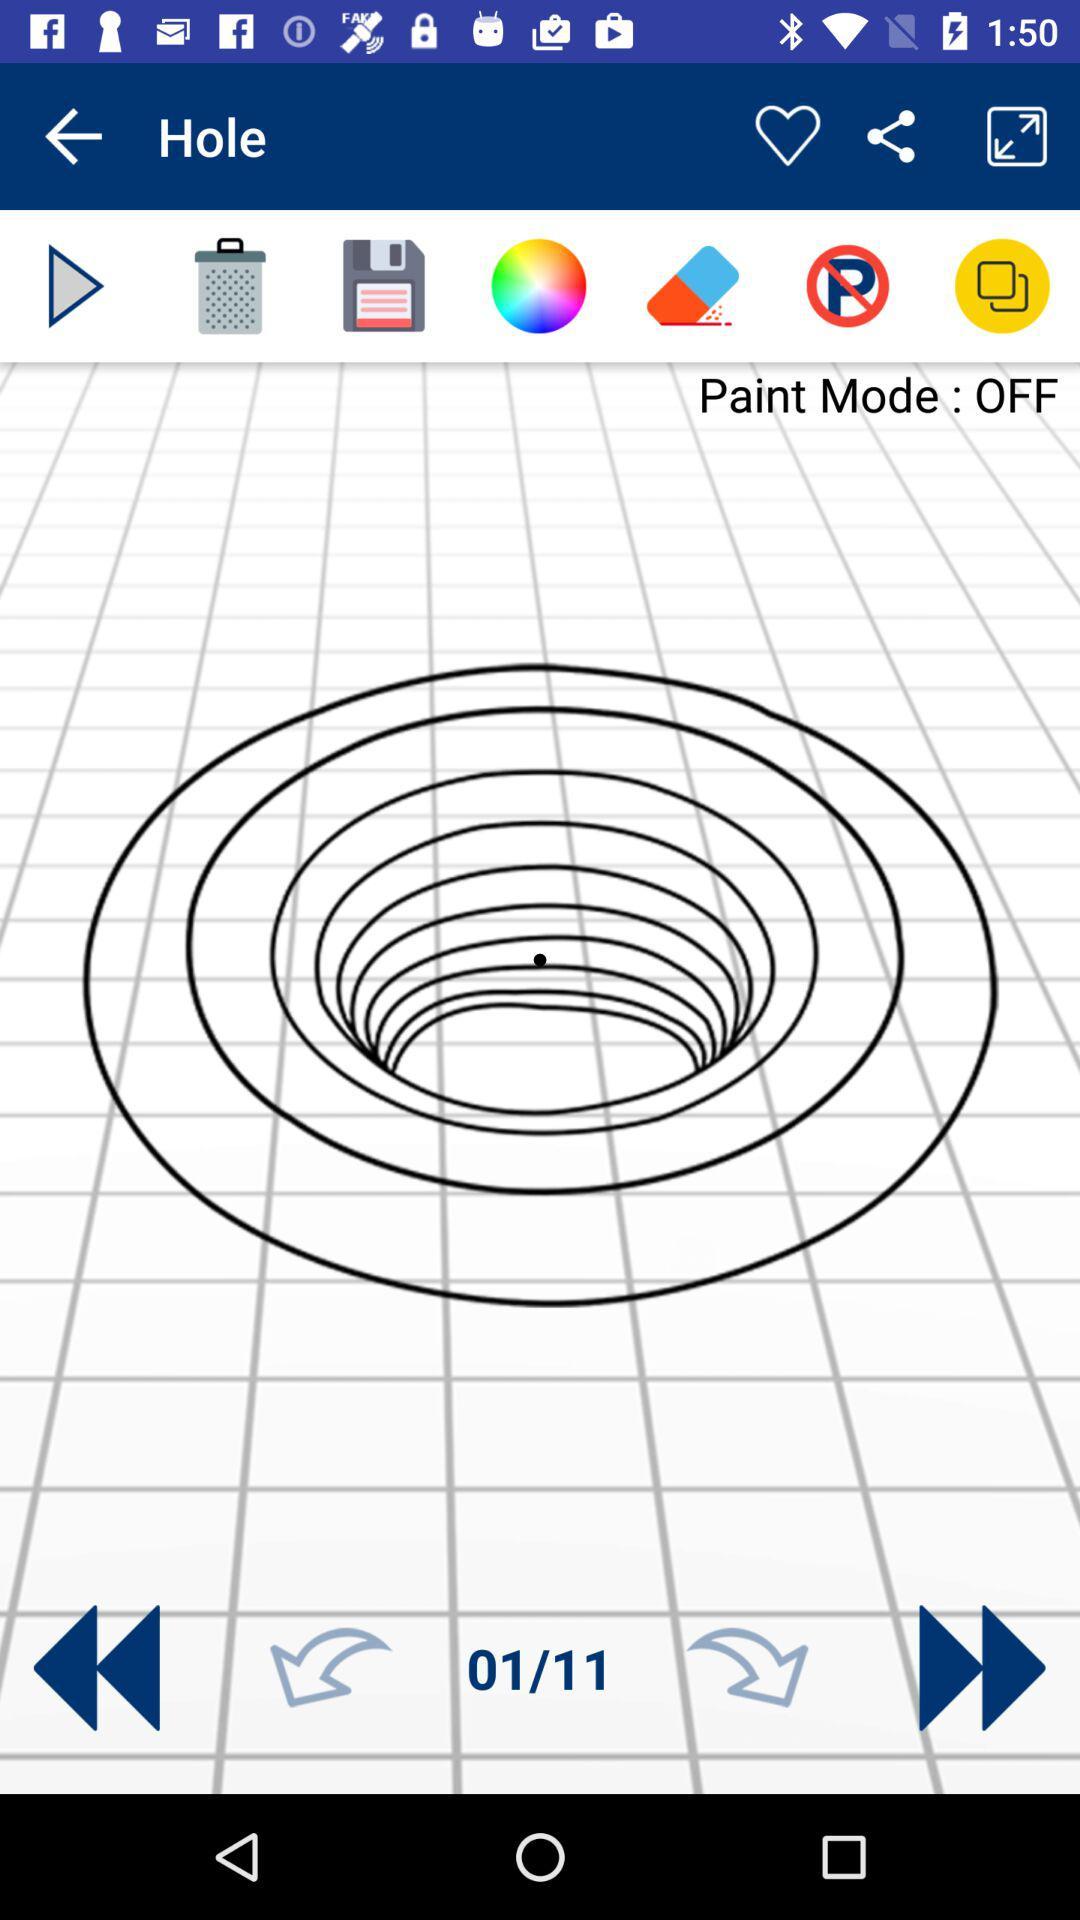  I want to click on redo option, so click(747, 1668).